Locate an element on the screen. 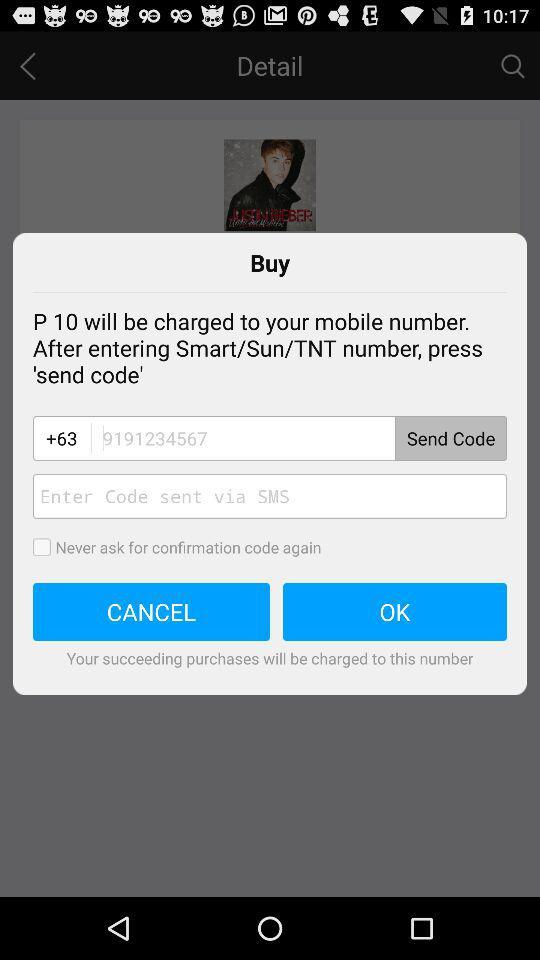  icon to the right of the cancel icon is located at coordinates (395, 611).